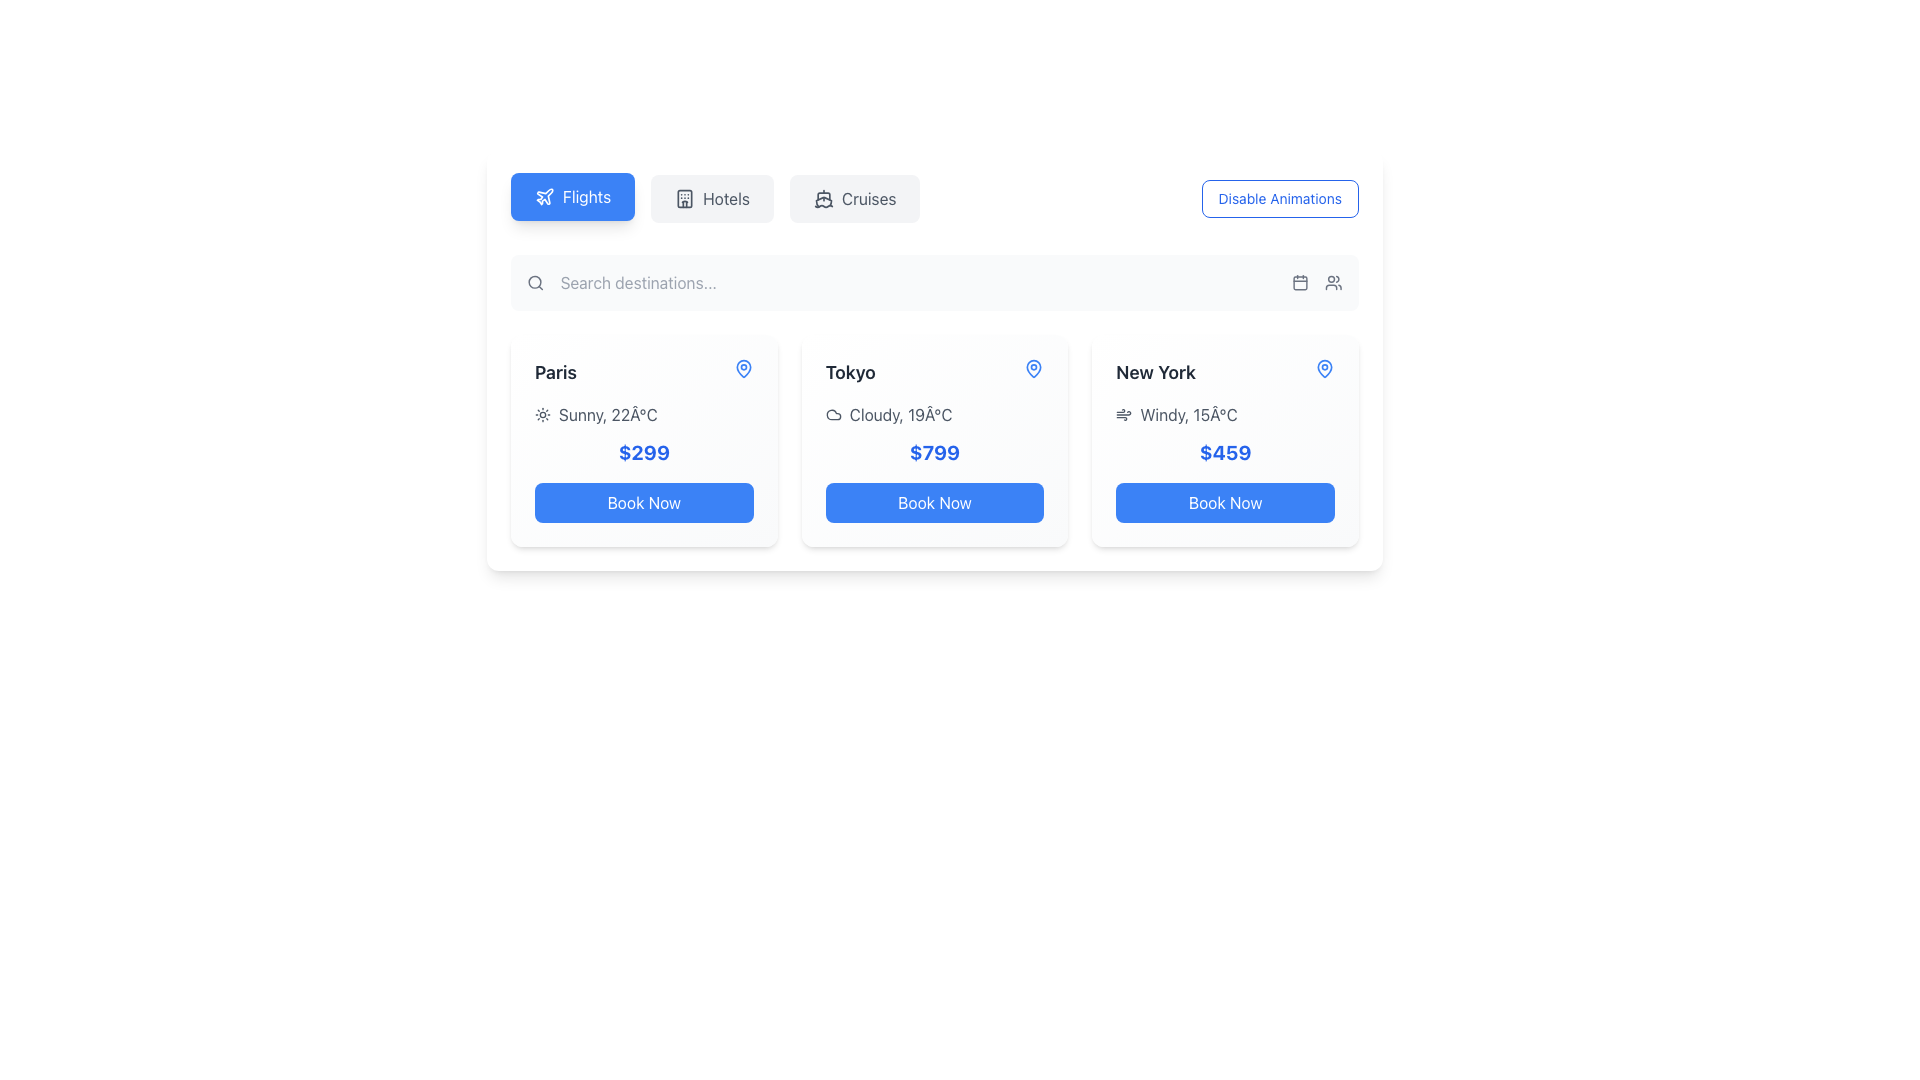  I want to click on the blue outlined map pin icon located next to the text 'Paris', so click(742, 369).